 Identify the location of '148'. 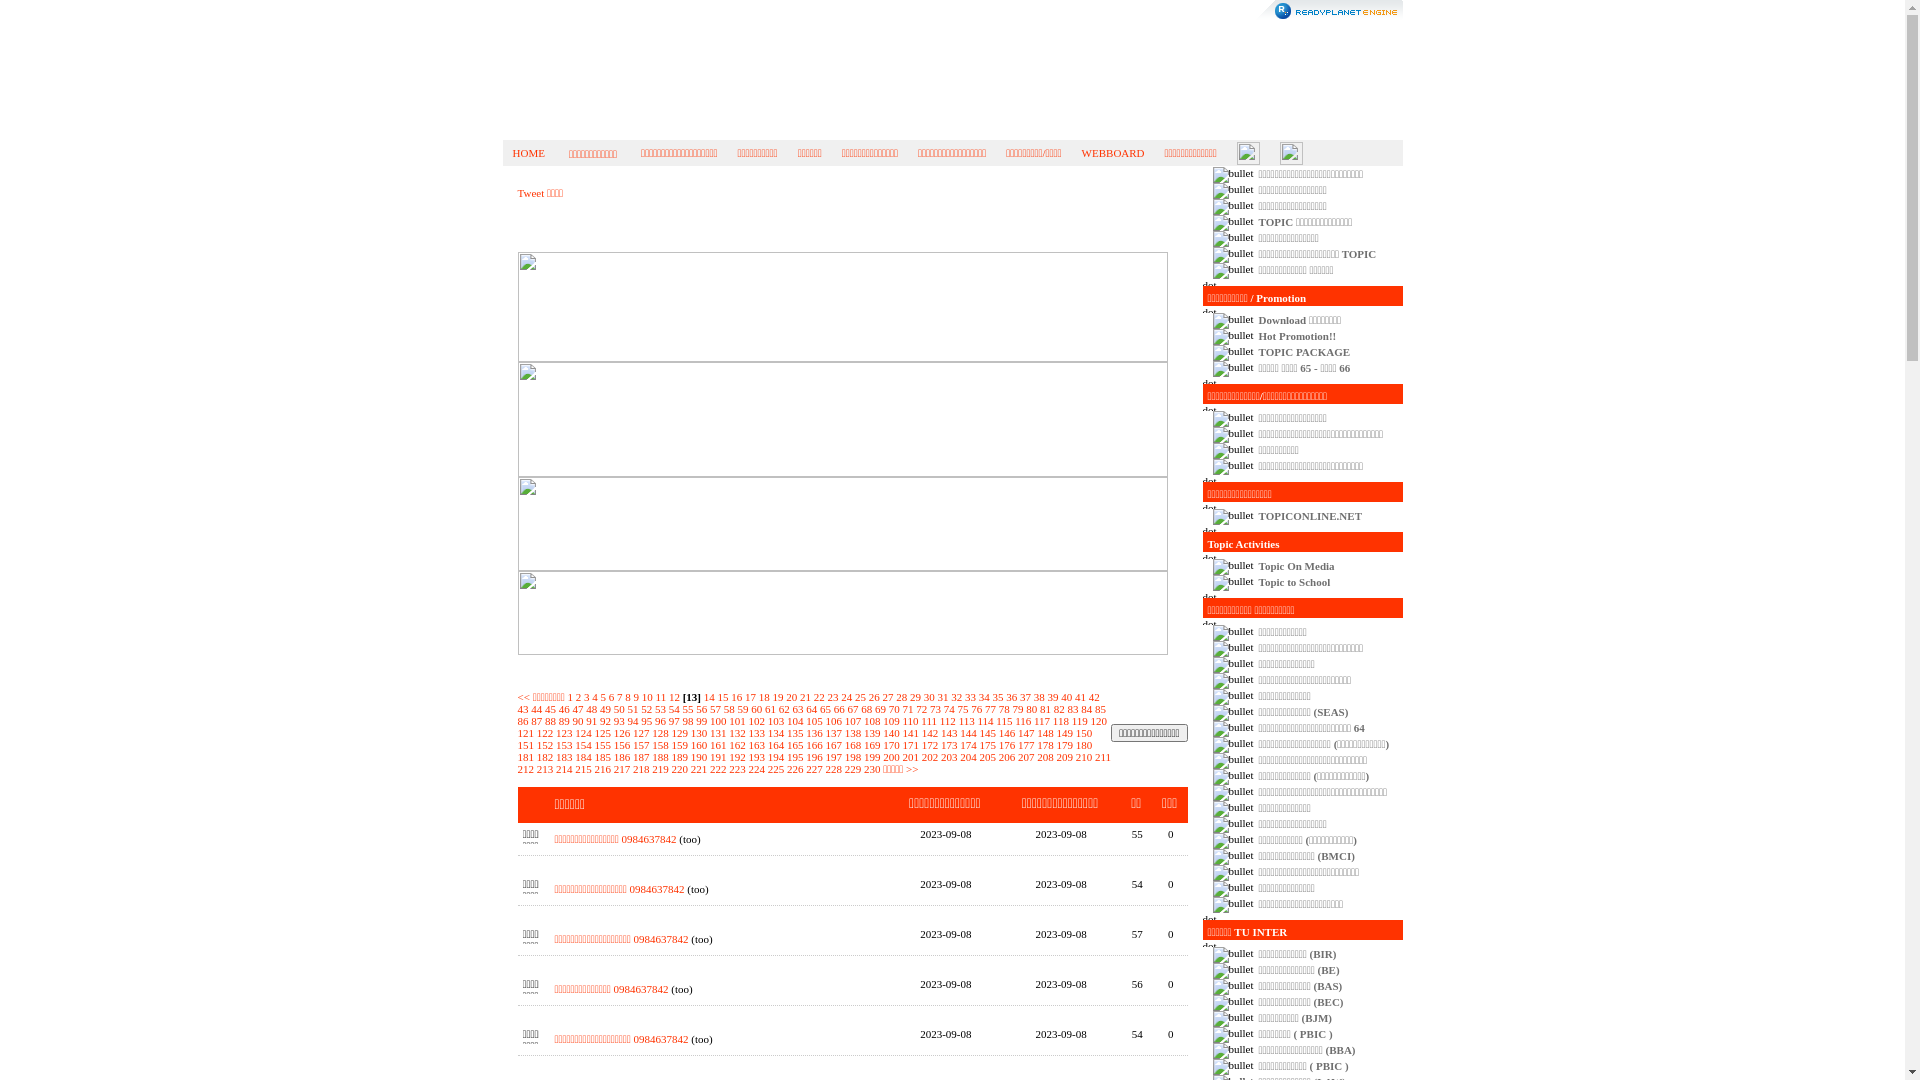
(1036, 732).